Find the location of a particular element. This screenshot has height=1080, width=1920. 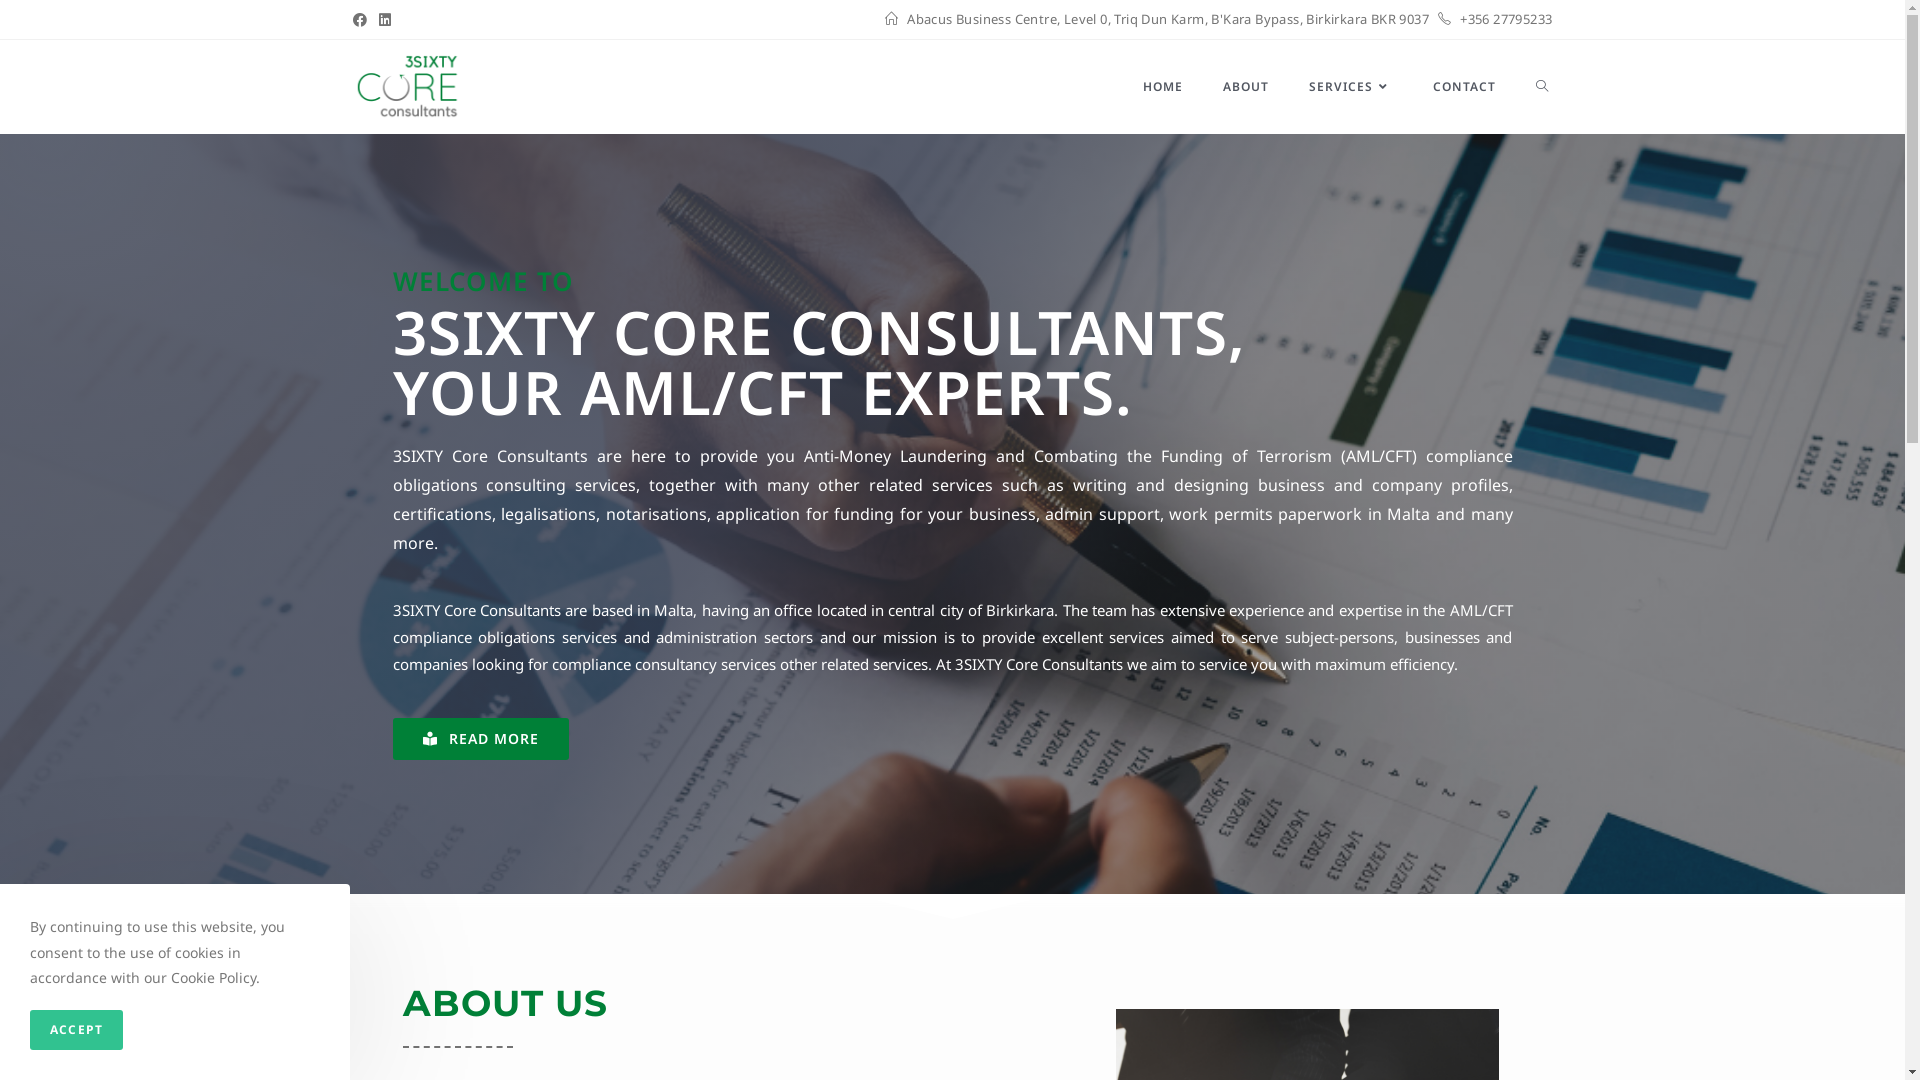

'ACCEPT' is located at coordinates (76, 1029).